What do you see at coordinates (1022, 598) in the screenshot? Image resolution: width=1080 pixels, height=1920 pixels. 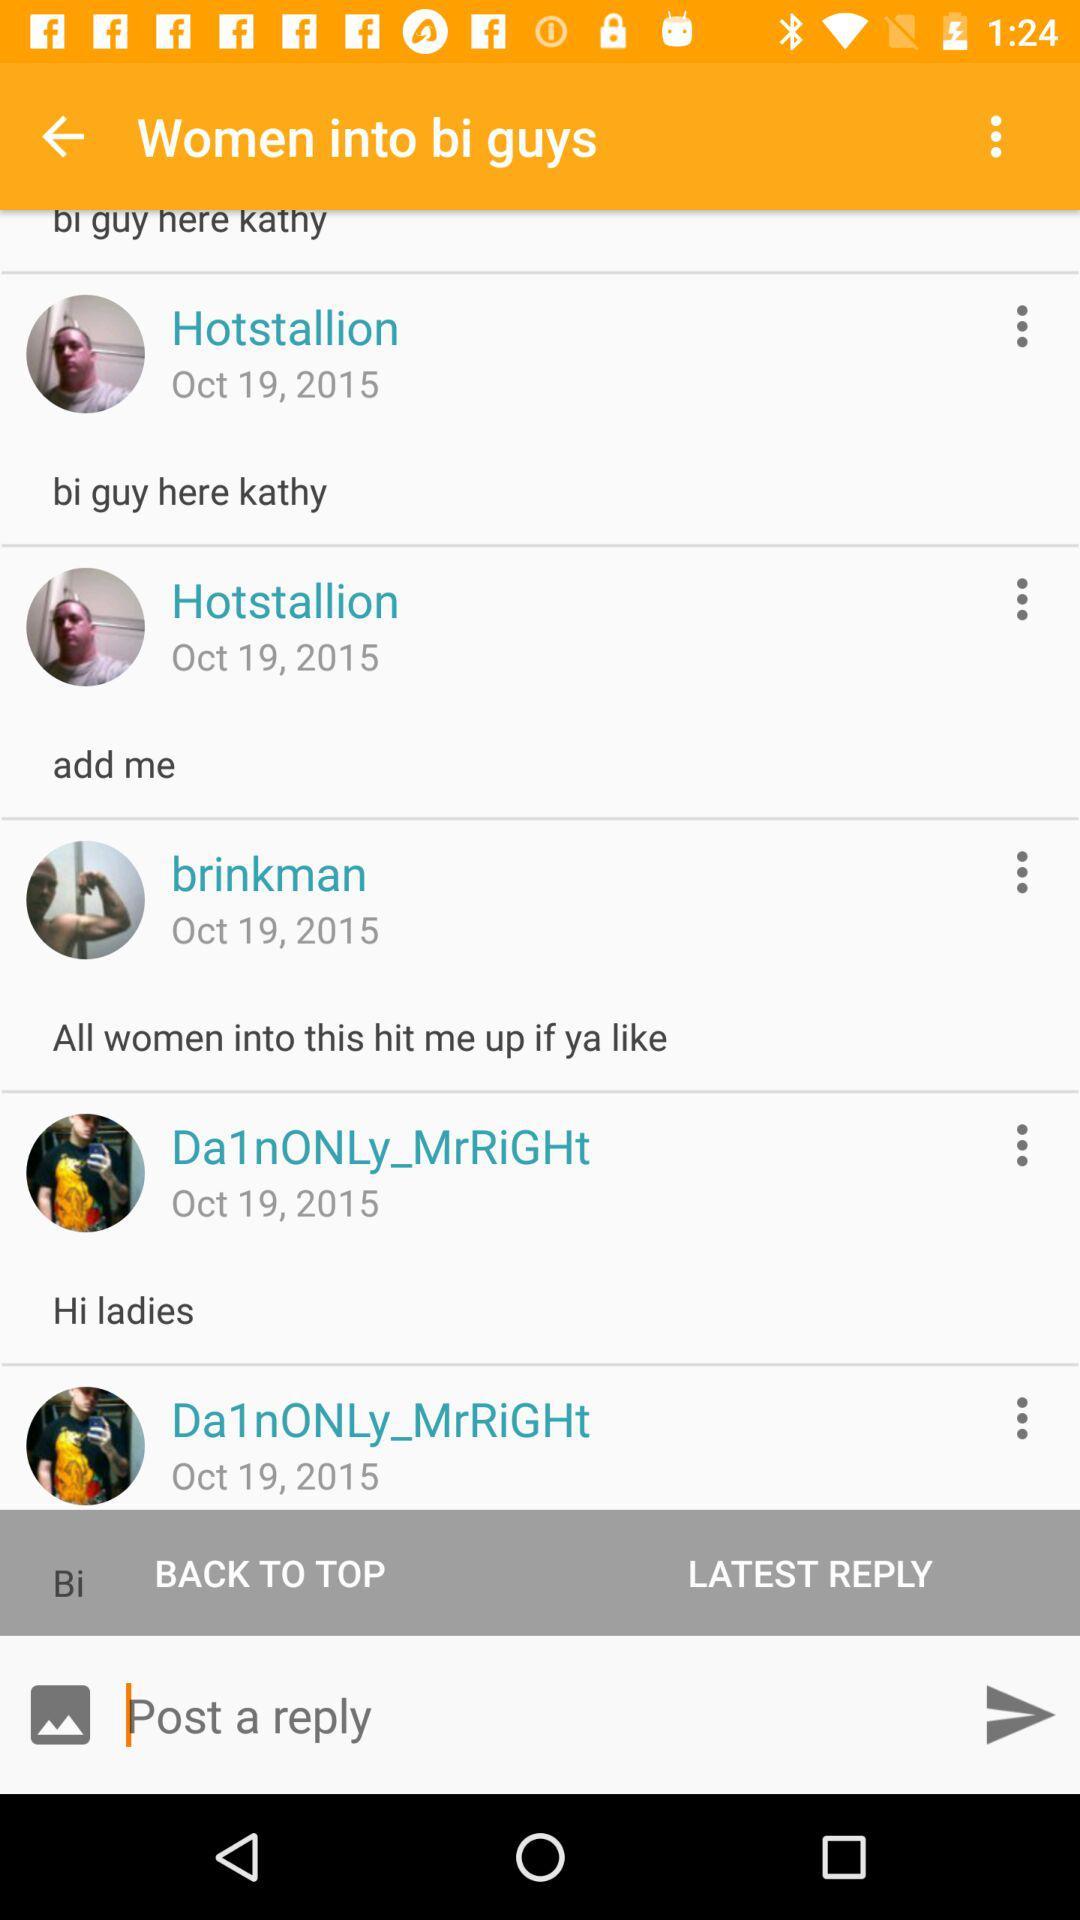 I see `information` at bounding box center [1022, 598].